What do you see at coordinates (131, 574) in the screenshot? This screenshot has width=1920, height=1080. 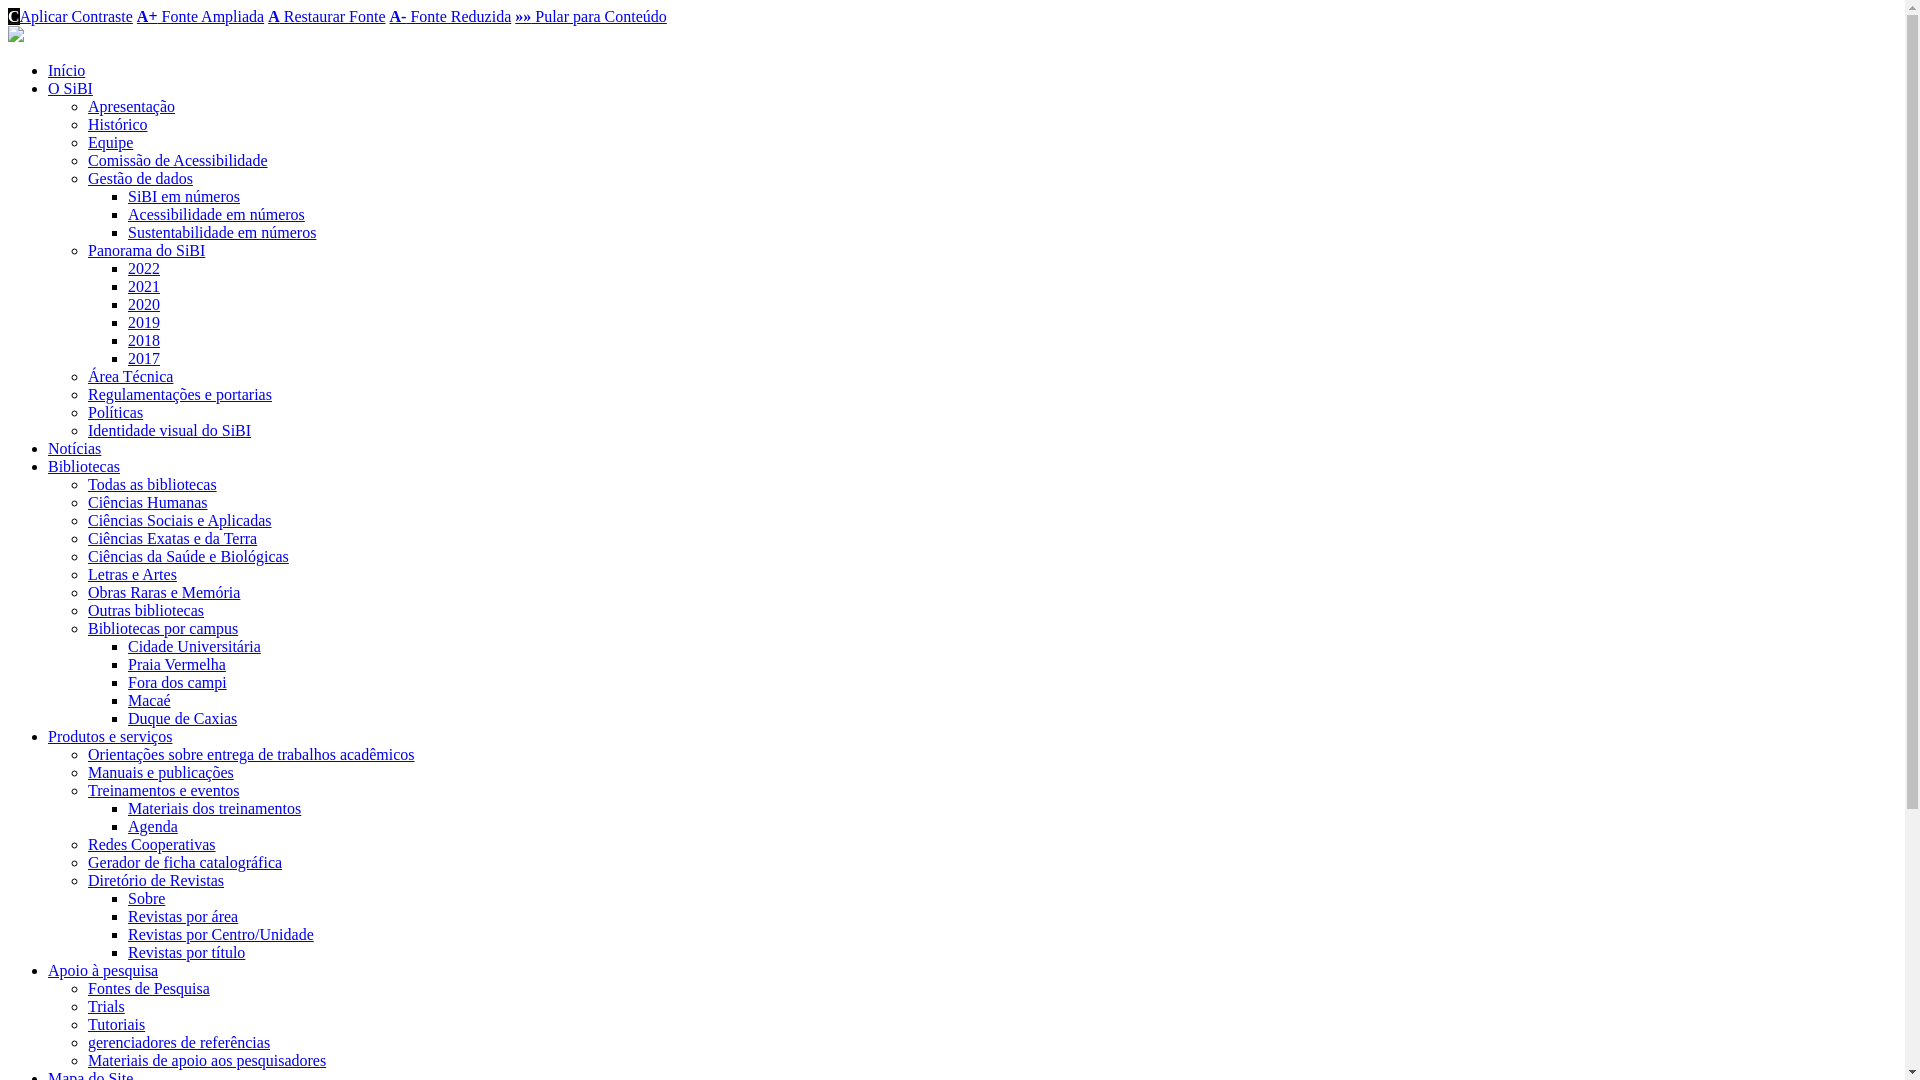 I see `'Letras e Artes'` at bounding box center [131, 574].